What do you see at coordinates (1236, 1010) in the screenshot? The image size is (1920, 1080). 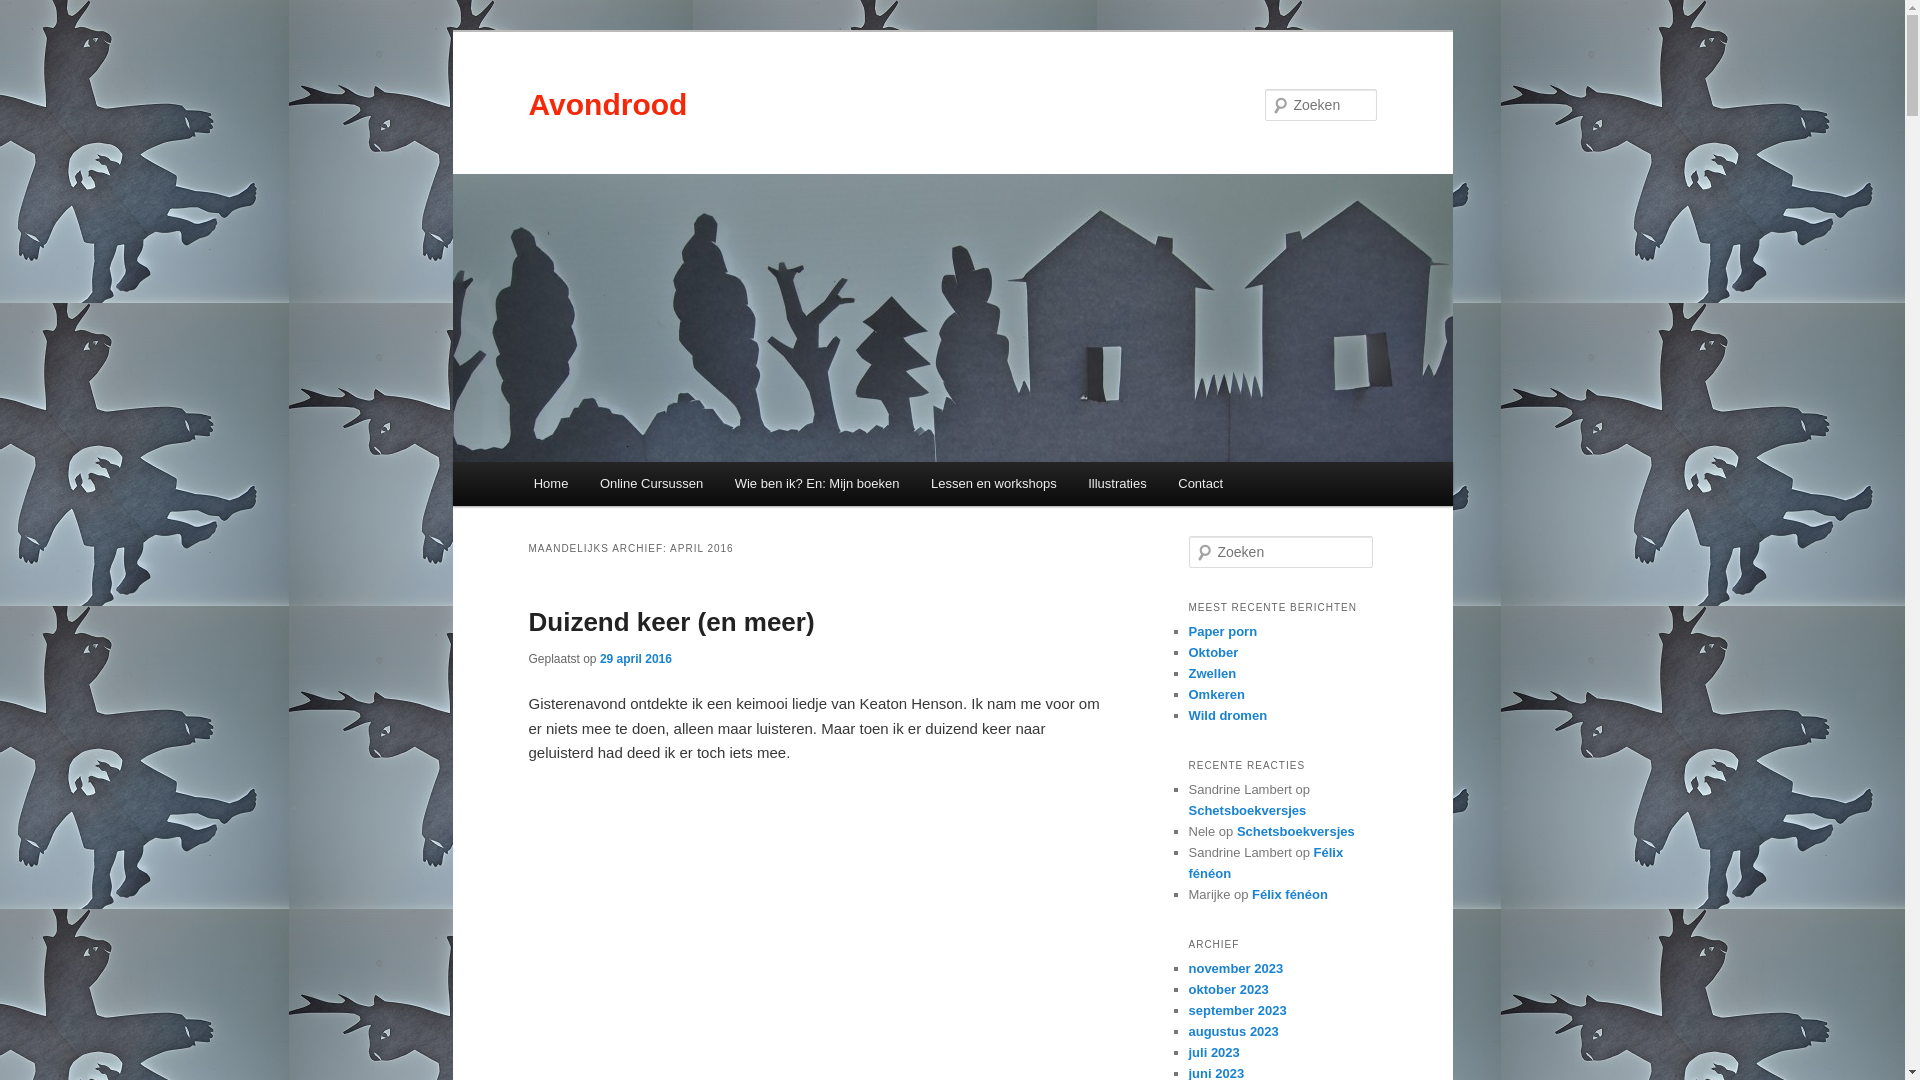 I see `'september 2023'` at bounding box center [1236, 1010].